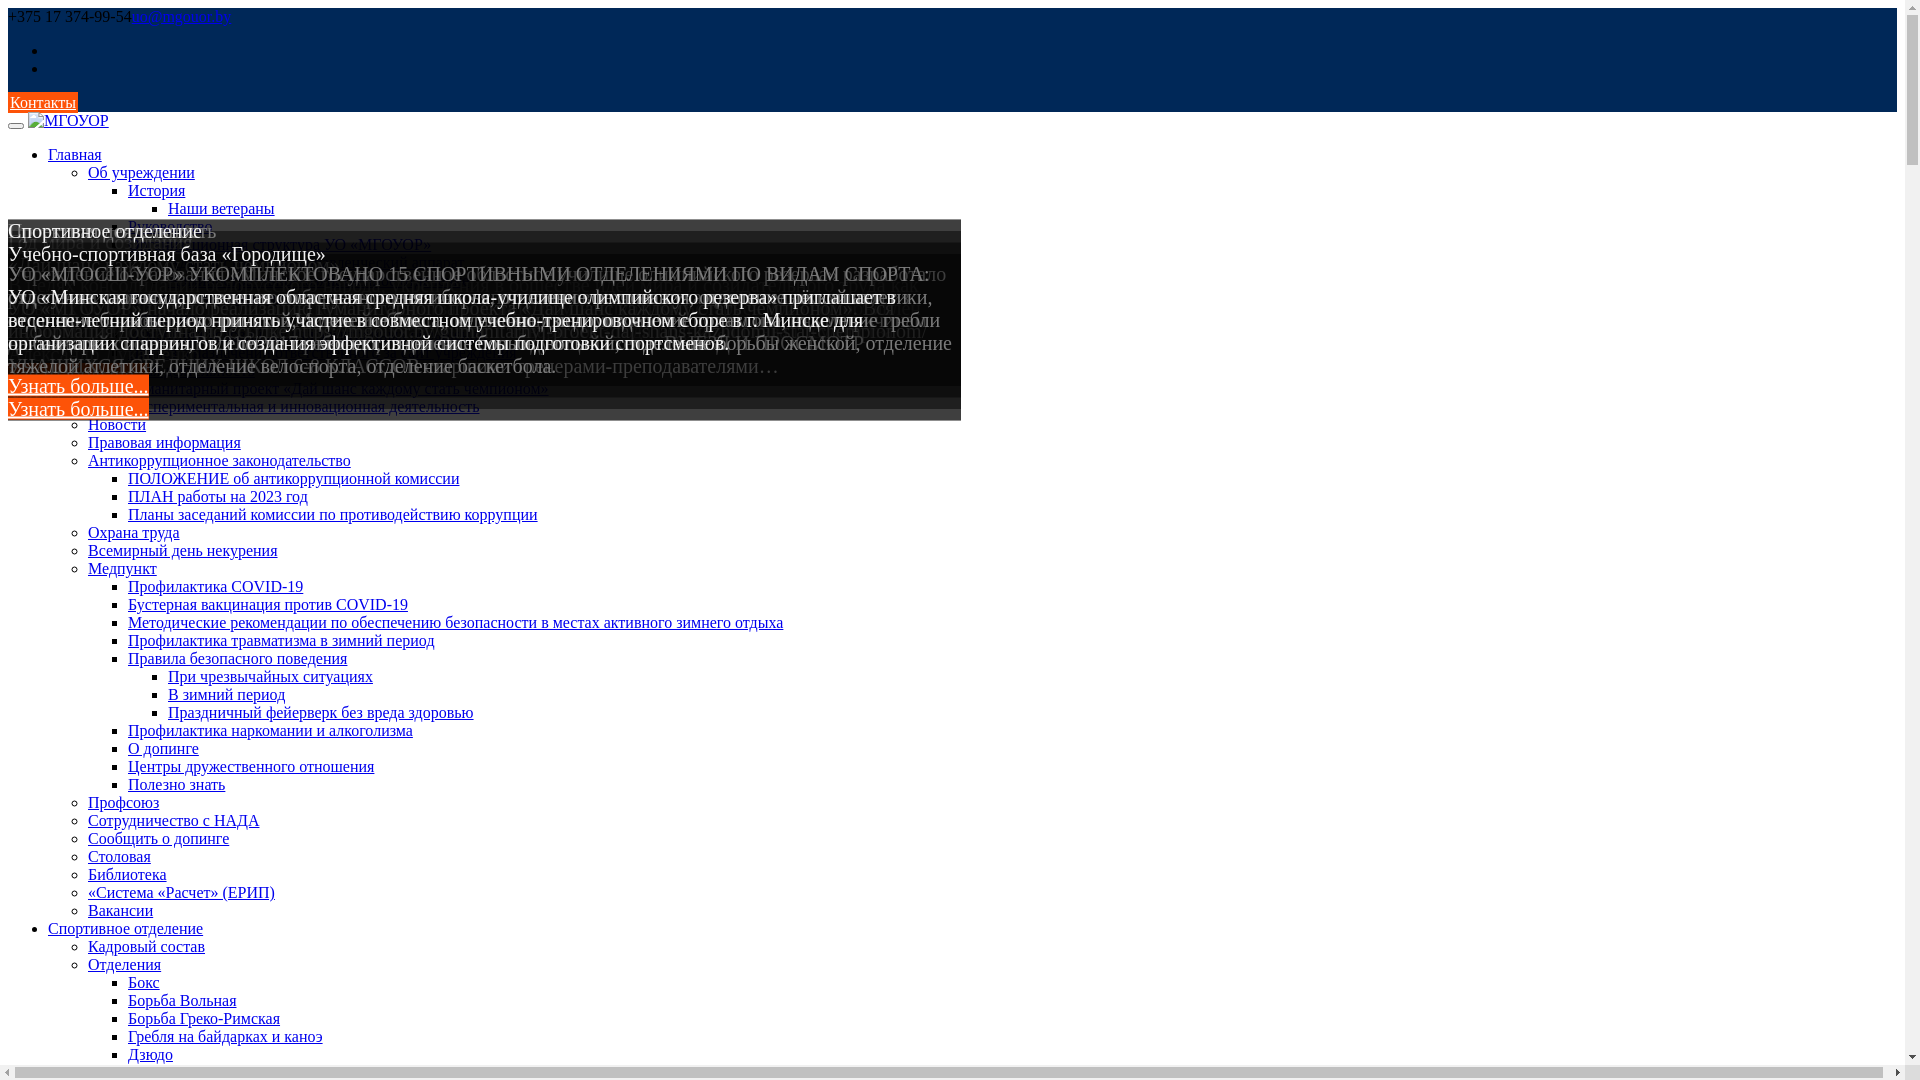  What do you see at coordinates (182, 16) in the screenshot?
I see `'uo@mgouor.by'` at bounding box center [182, 16].